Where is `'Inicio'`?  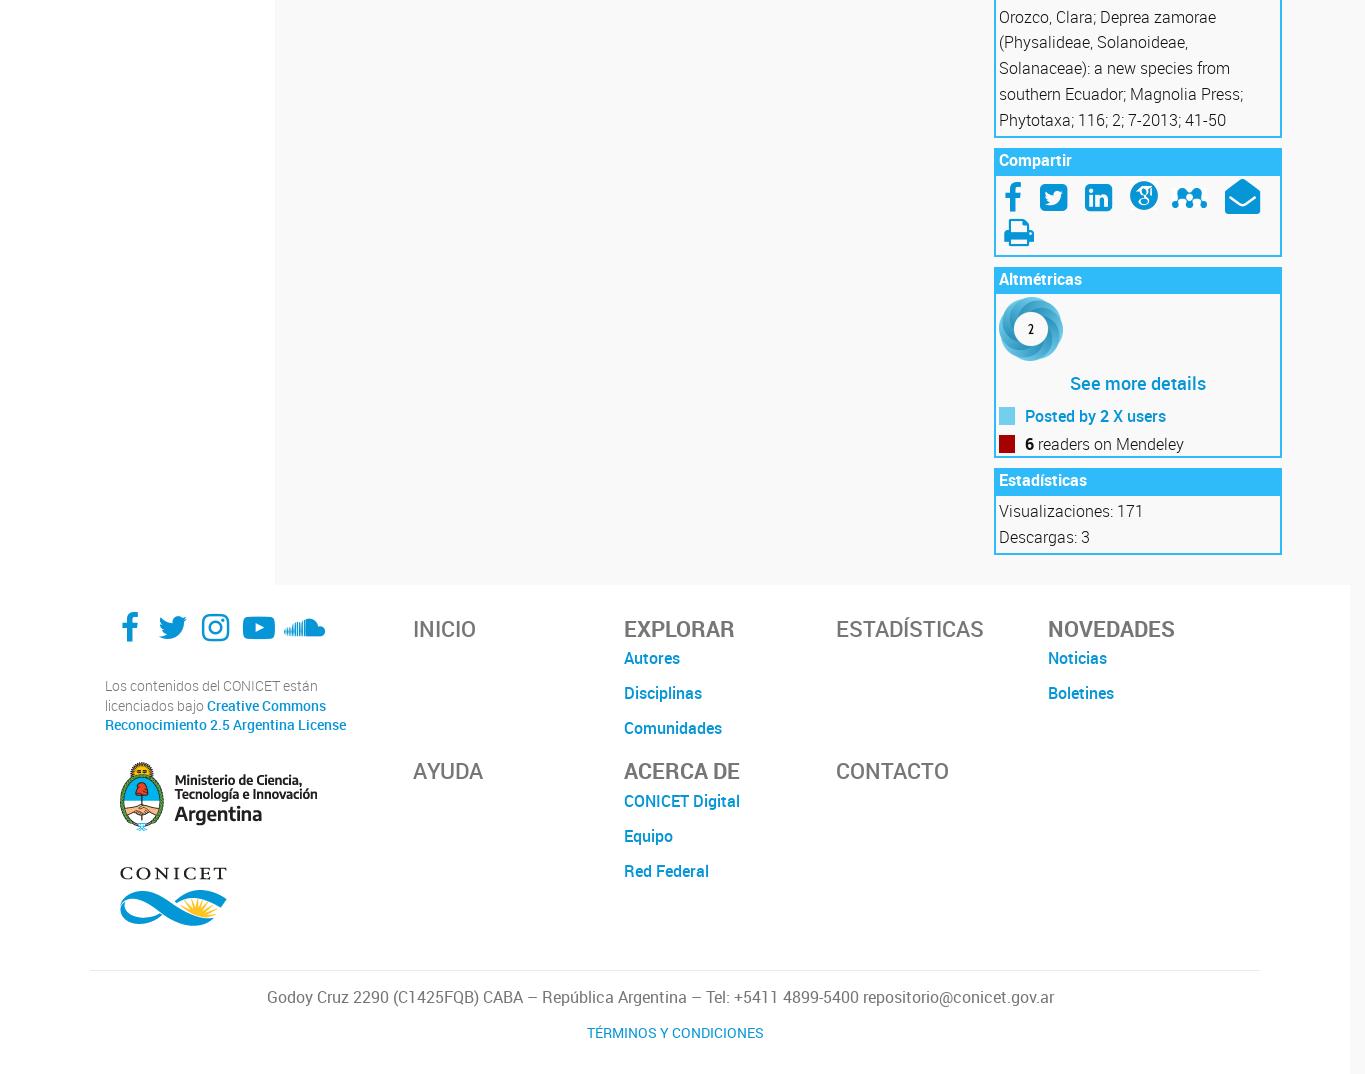 'Inicio' is located at coordinates (443, 627).